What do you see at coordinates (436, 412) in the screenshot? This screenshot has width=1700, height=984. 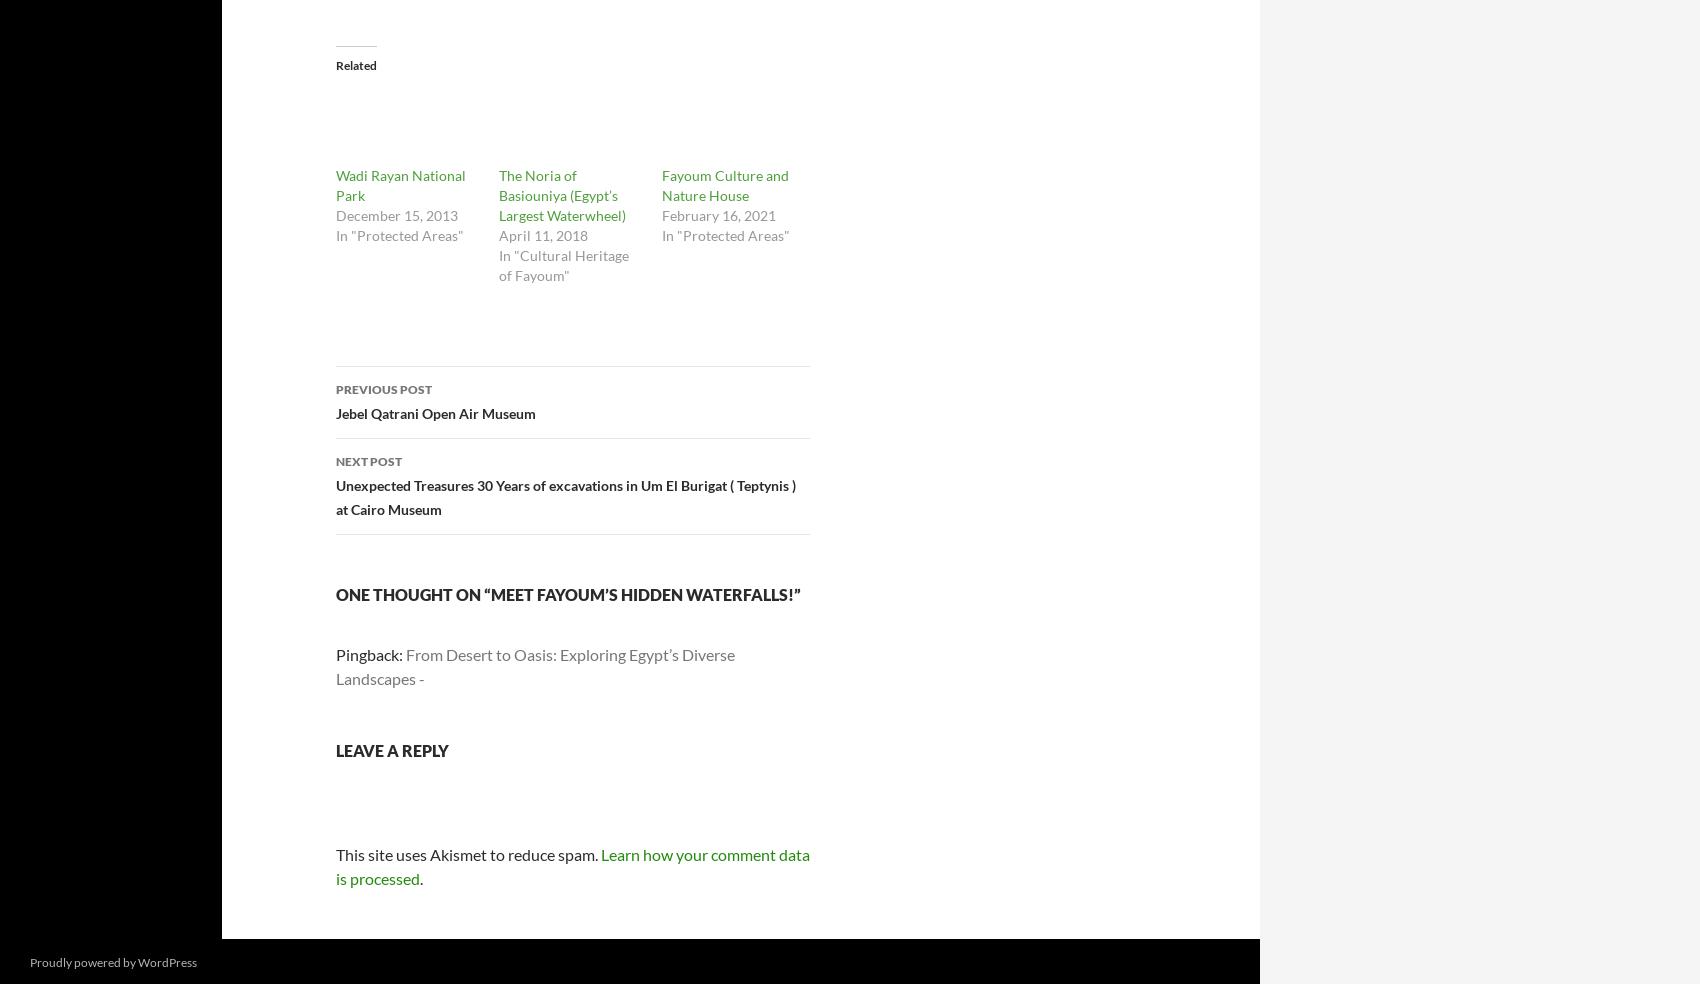 I see `'Jebel Qatrani Open Air Museum'` at bounding box center [436, 412].